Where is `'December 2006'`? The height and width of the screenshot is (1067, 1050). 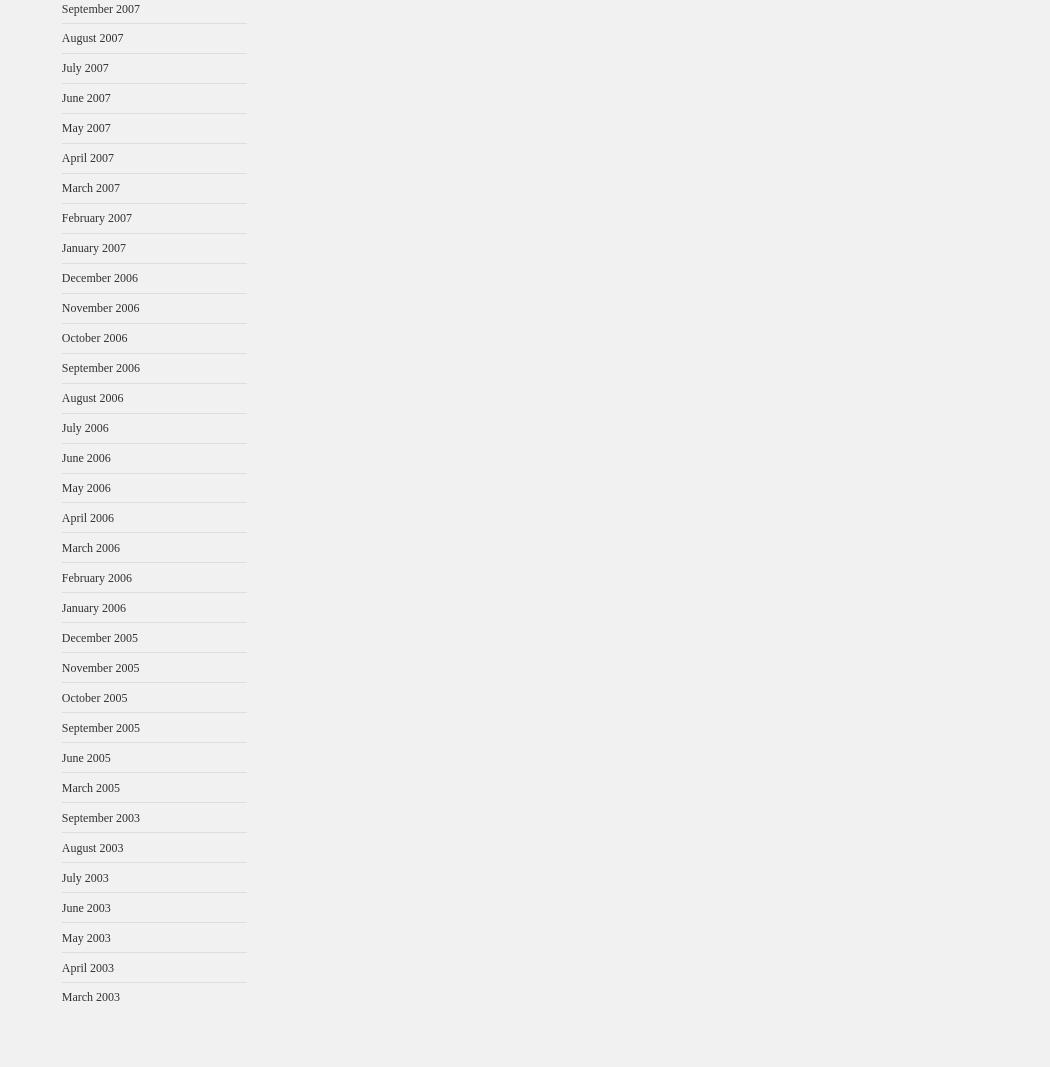 'December 2006' is located at coordinates (99, 277).